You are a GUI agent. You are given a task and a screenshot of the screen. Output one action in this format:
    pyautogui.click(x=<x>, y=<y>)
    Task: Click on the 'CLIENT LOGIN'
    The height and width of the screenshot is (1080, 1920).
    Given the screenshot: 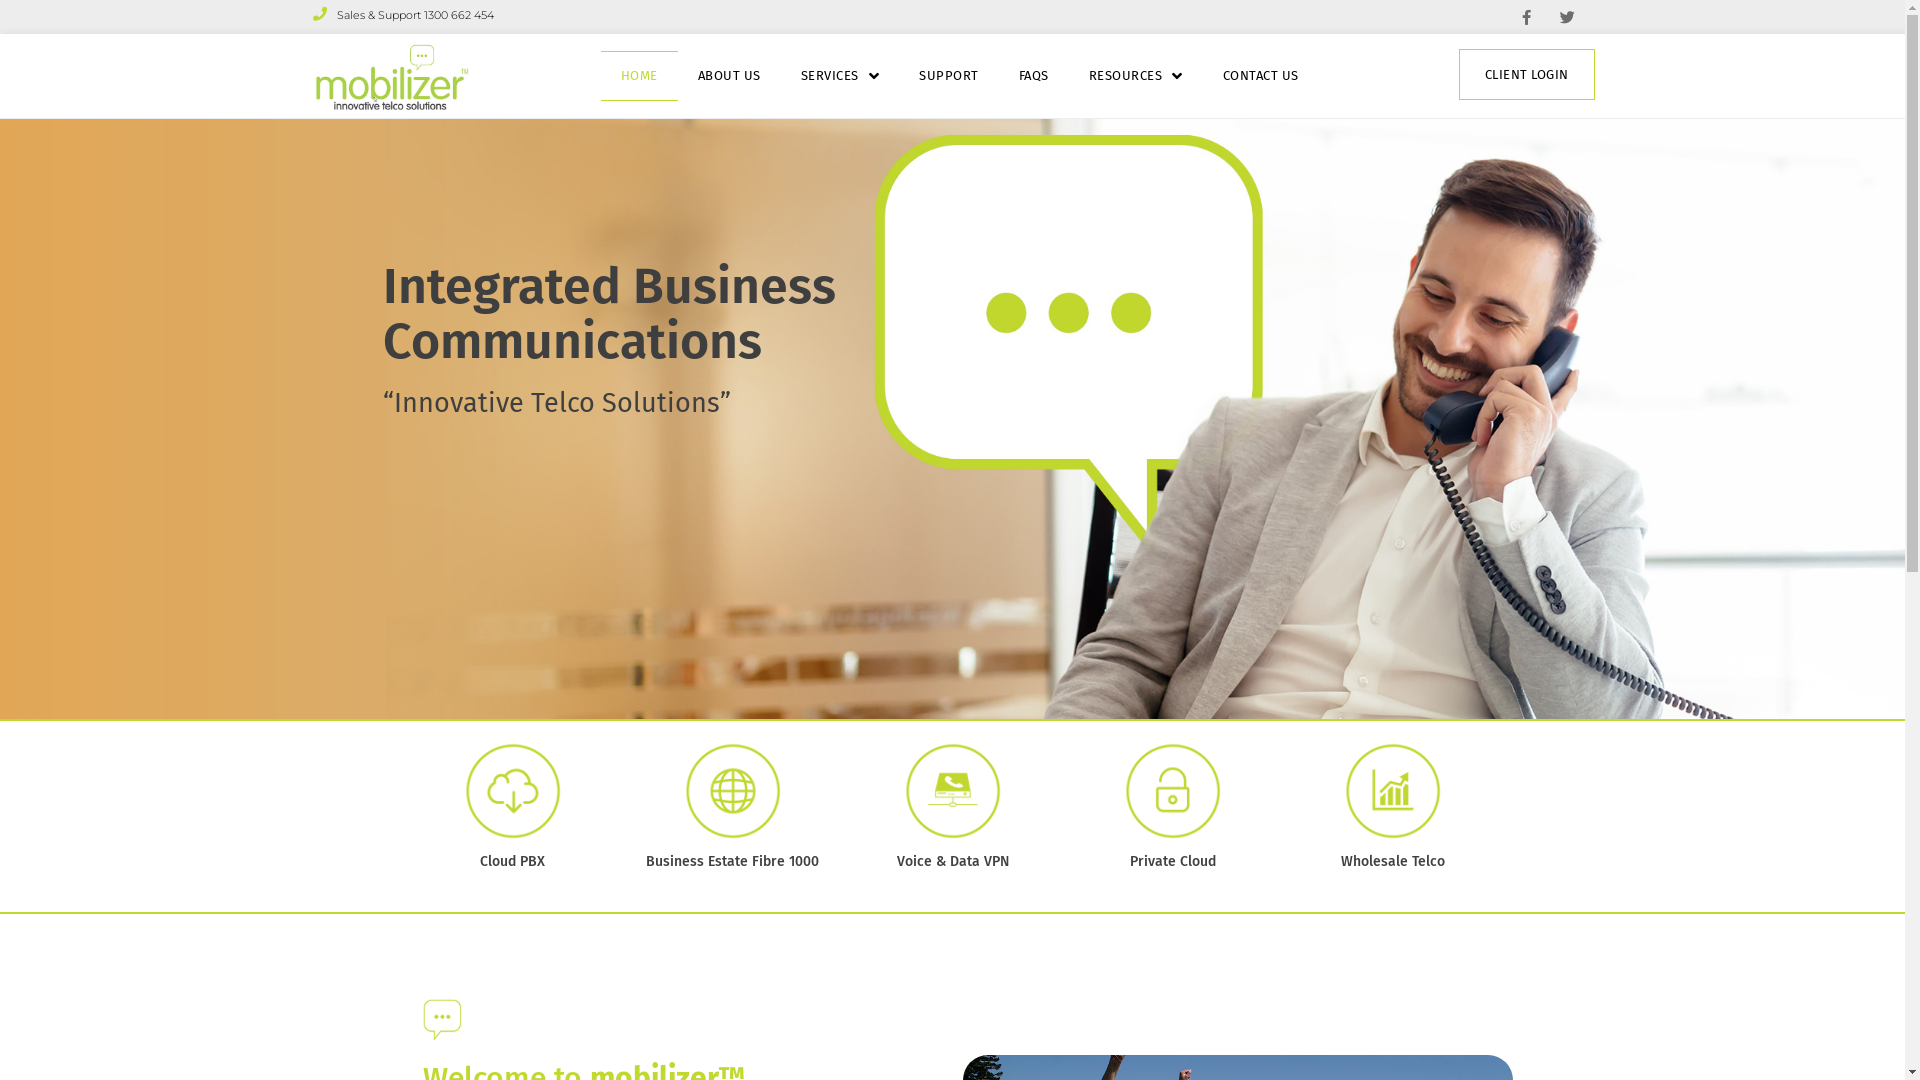 What is the action you would take?
    pyautogui.click(x=1525, y=73)
    